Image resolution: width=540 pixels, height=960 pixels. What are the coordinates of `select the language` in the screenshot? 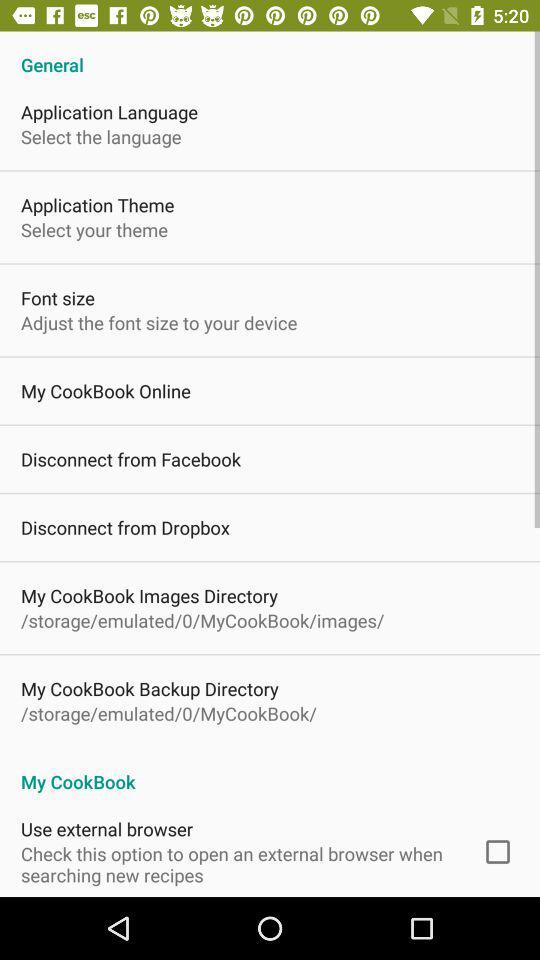 It's located at (100, 135).